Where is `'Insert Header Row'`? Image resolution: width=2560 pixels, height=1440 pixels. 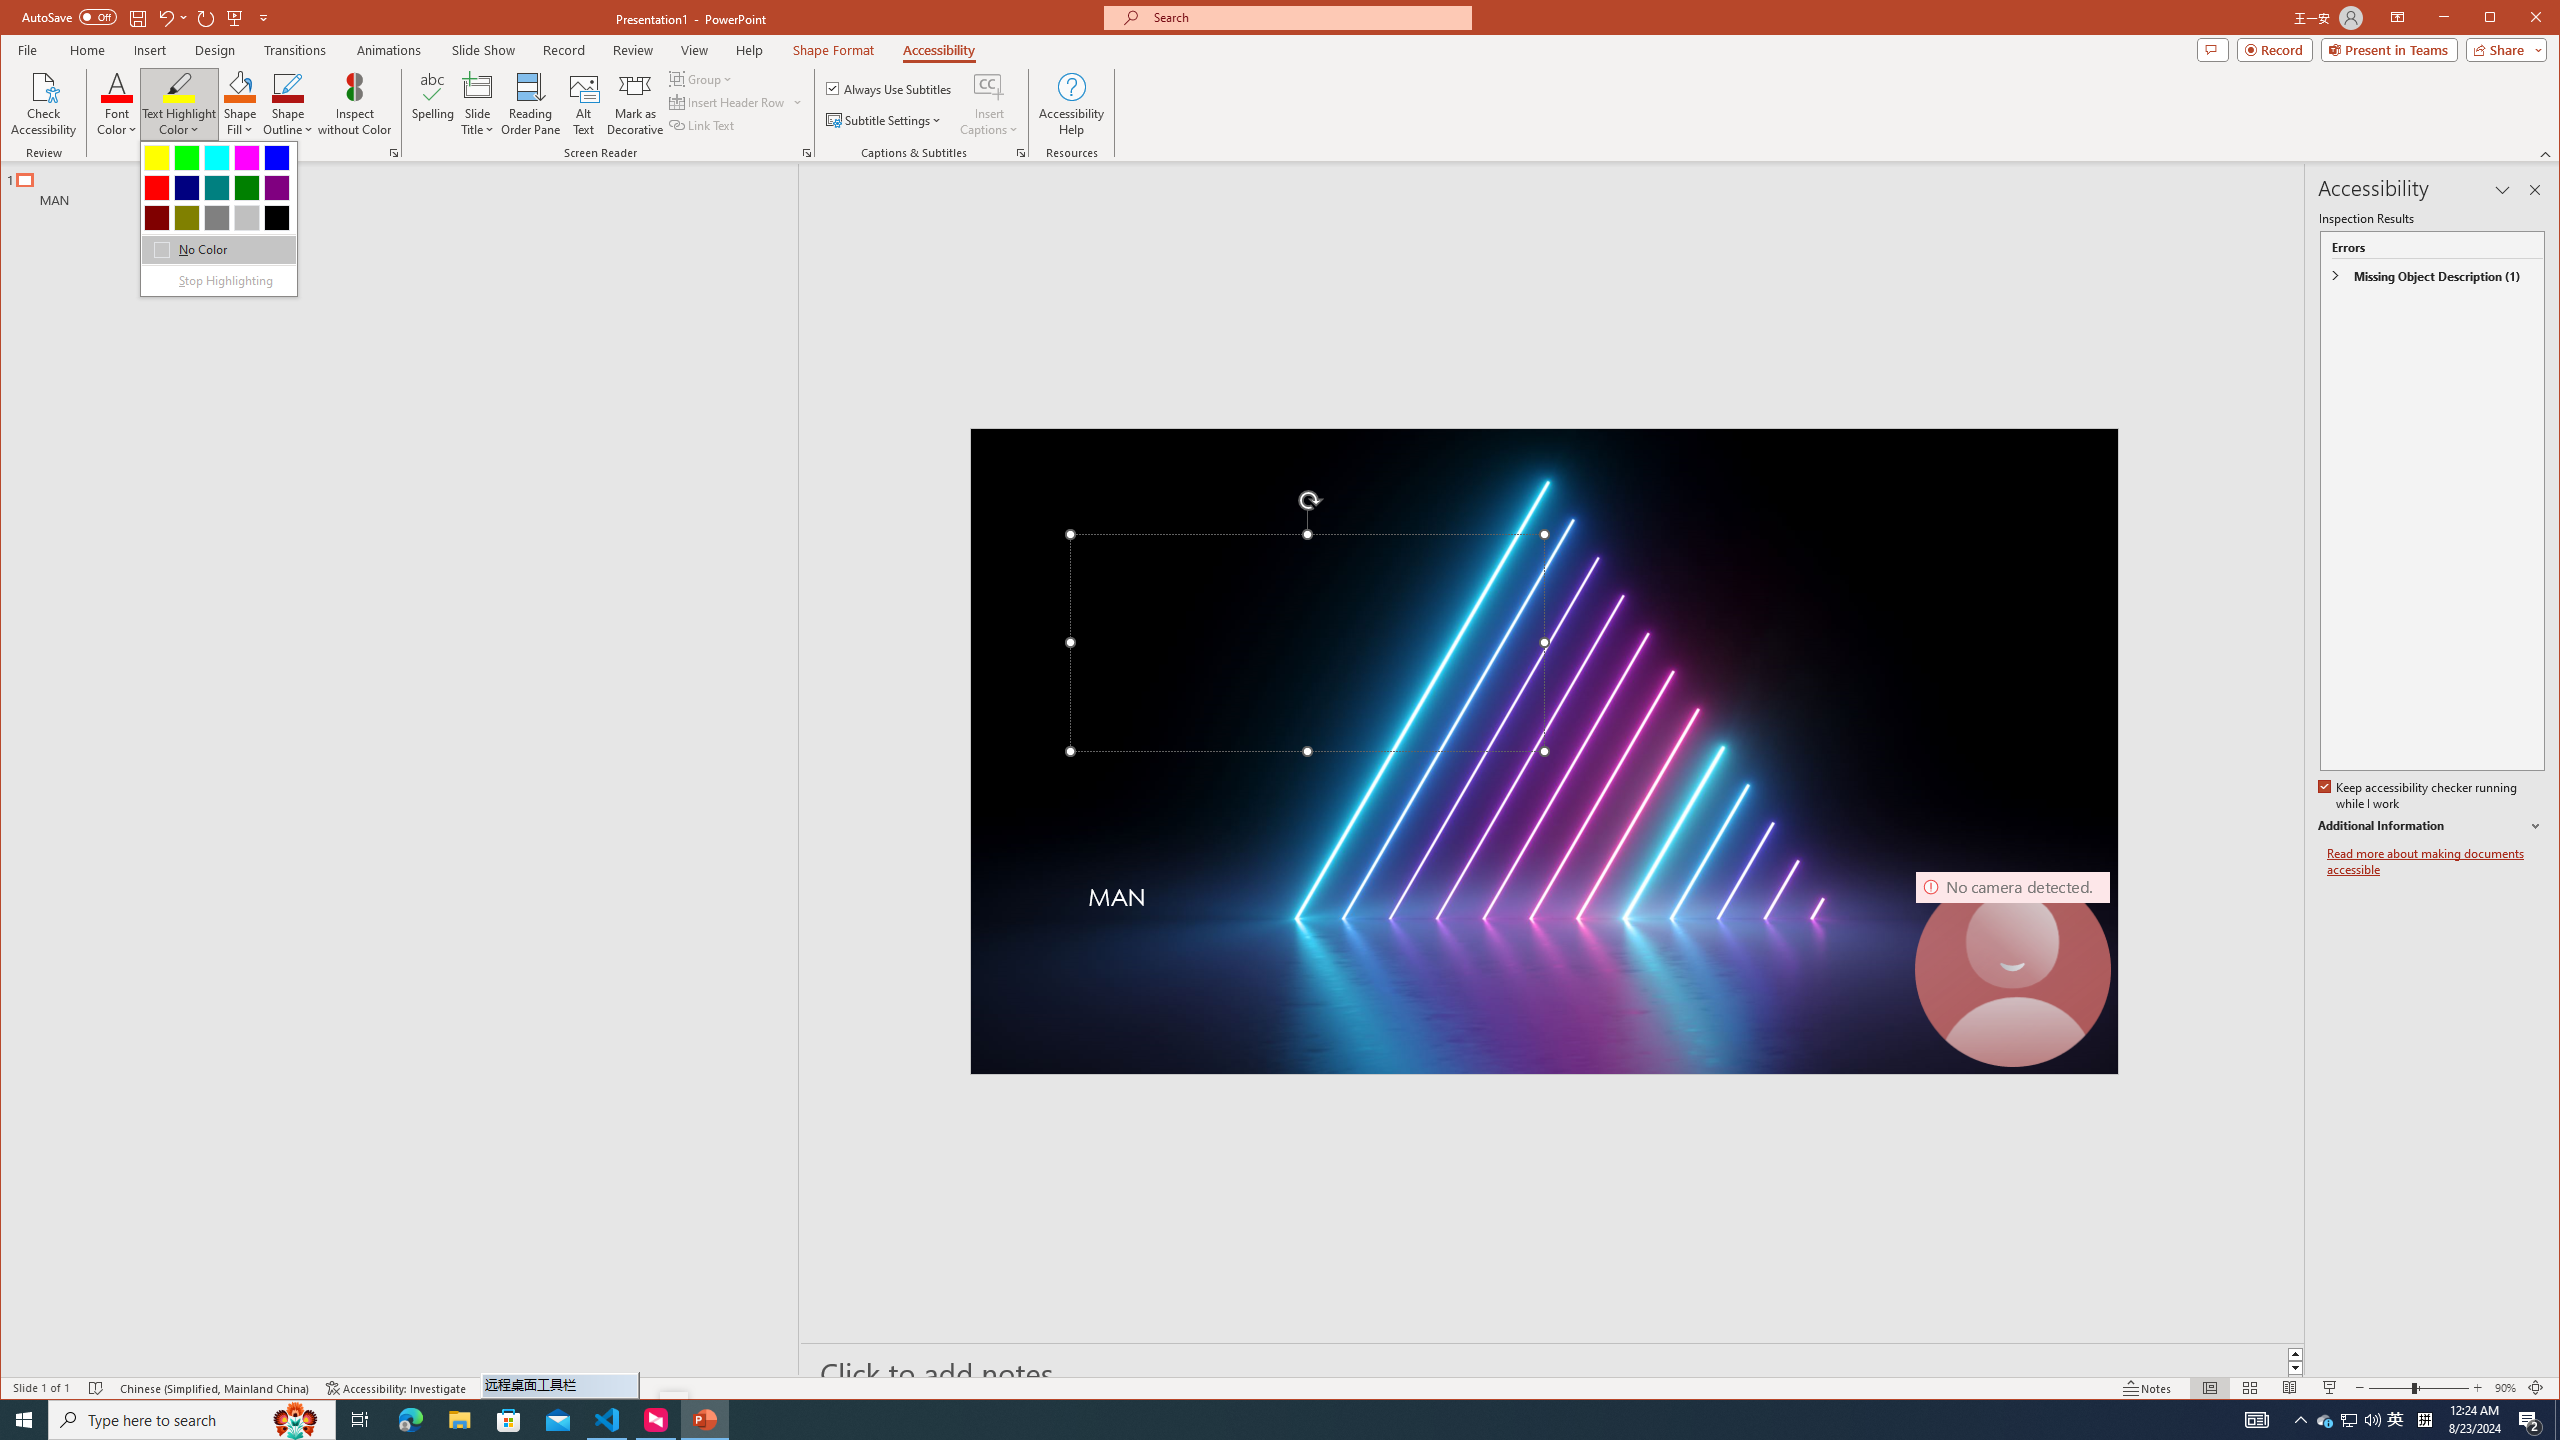
'Insert Header Row' is located at coordinates (727, 102).